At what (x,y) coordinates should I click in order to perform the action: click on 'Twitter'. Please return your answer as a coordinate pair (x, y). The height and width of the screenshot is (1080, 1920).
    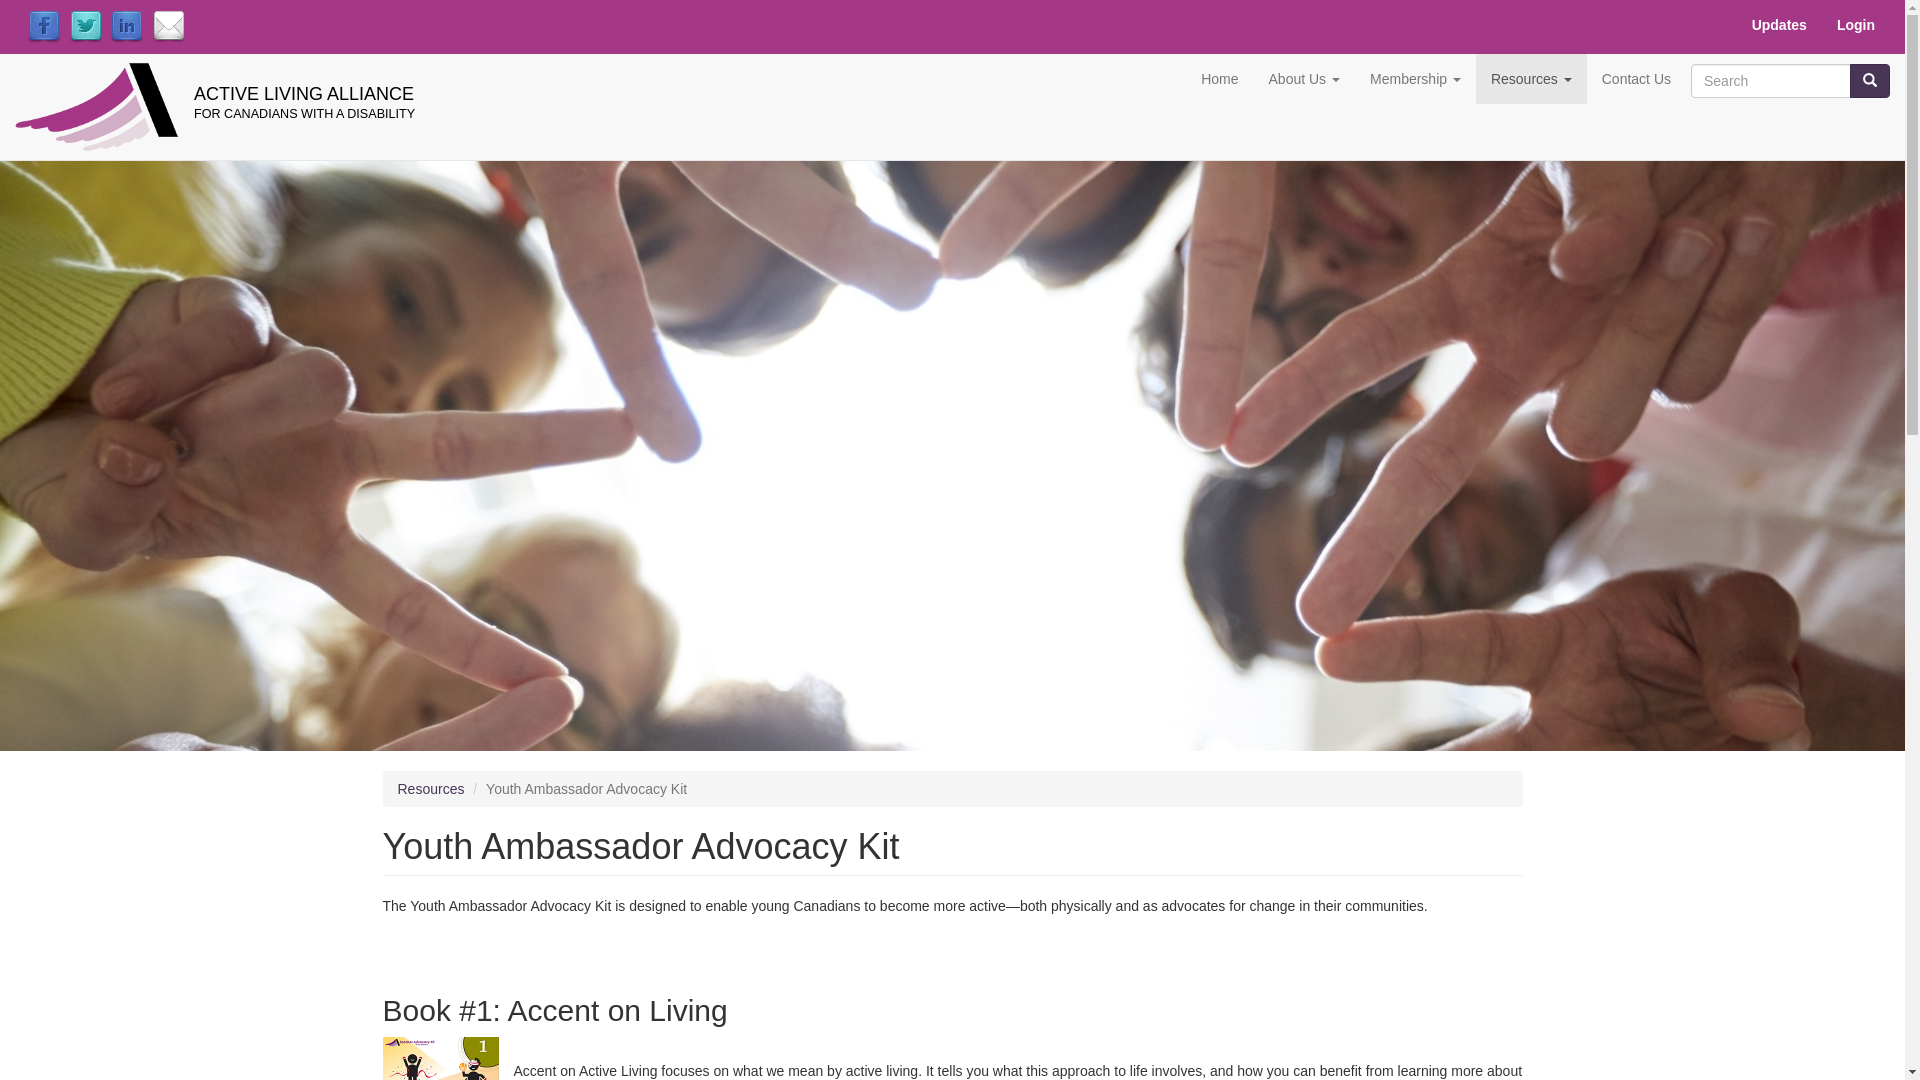
    Looking at the image, I should click on (85, 26).